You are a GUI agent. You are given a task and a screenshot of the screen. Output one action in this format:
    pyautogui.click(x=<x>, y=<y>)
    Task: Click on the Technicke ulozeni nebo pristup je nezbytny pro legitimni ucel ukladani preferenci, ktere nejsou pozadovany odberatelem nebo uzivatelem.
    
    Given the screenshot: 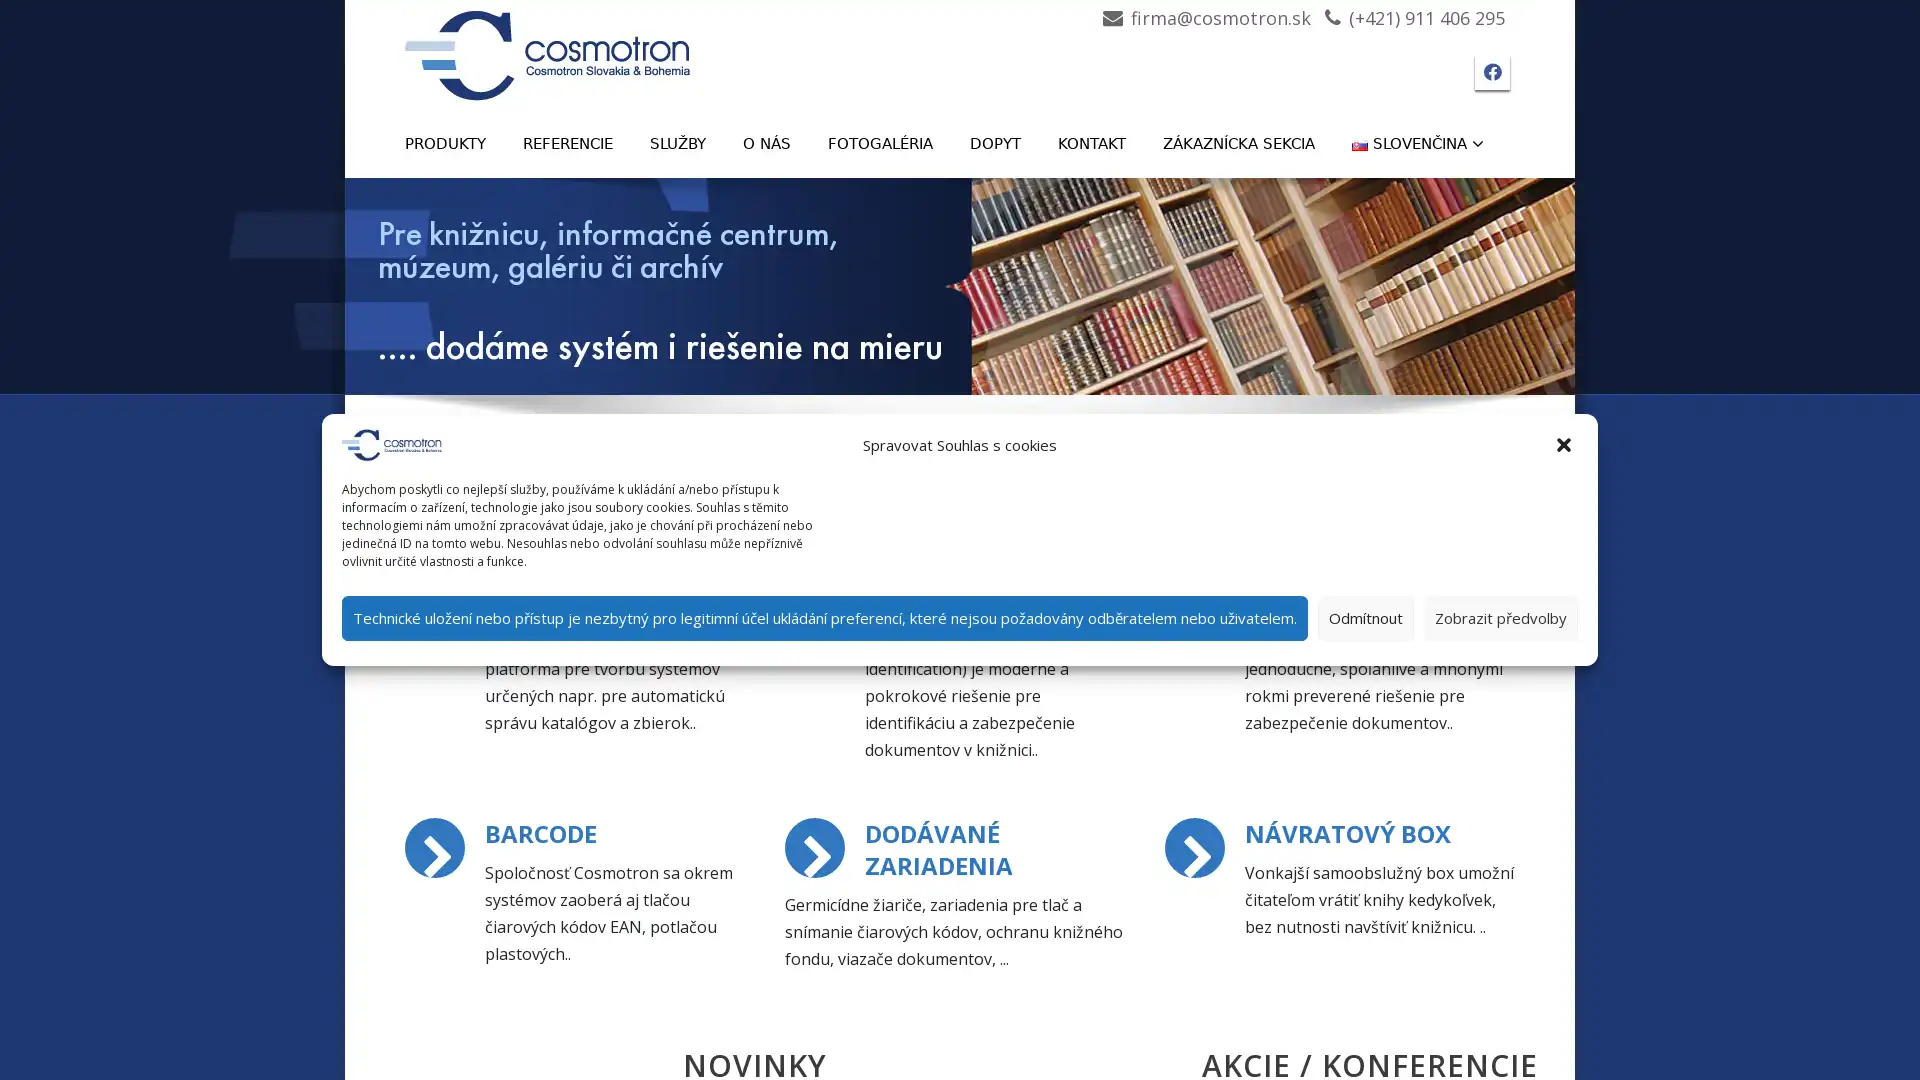 What is the action you would take?
    pyautogui.click(x=825, y=616)
    